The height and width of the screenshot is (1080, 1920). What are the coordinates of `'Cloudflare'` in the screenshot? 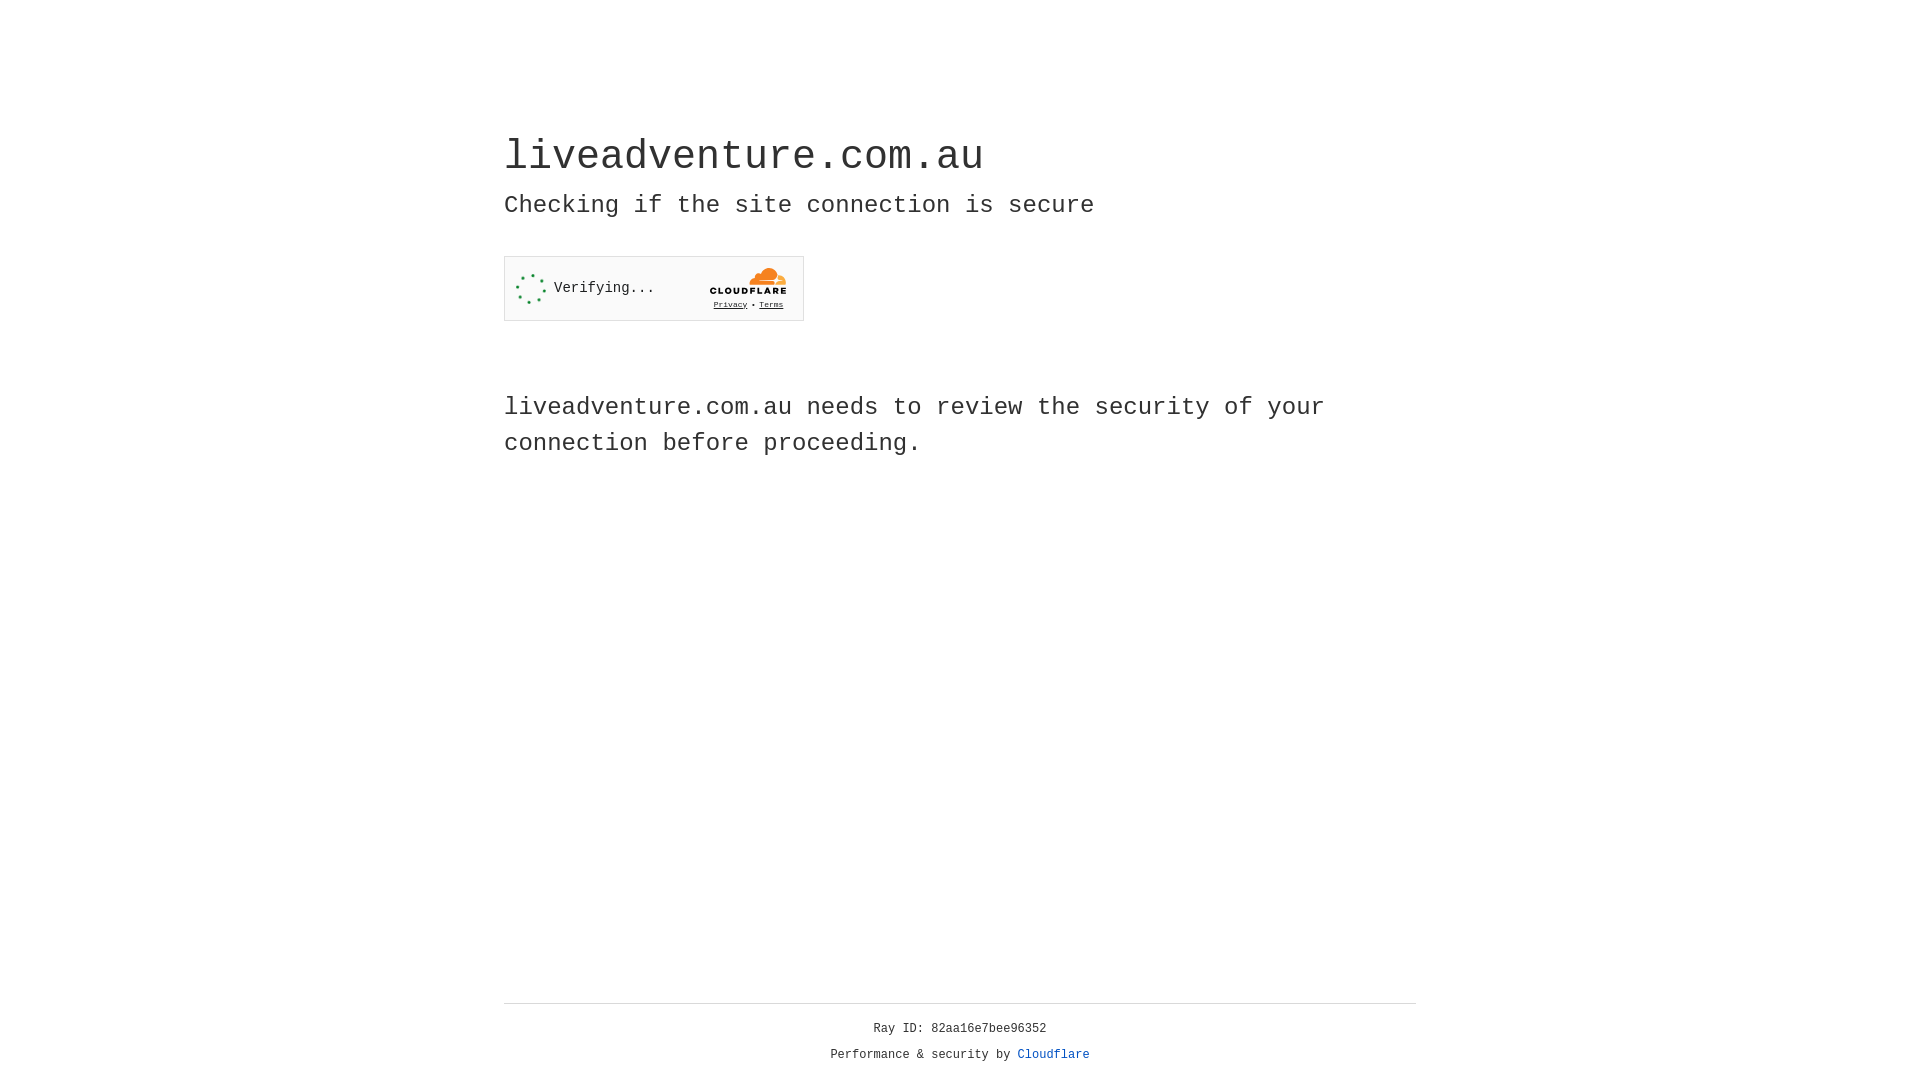 It's located at (1053, 1054).